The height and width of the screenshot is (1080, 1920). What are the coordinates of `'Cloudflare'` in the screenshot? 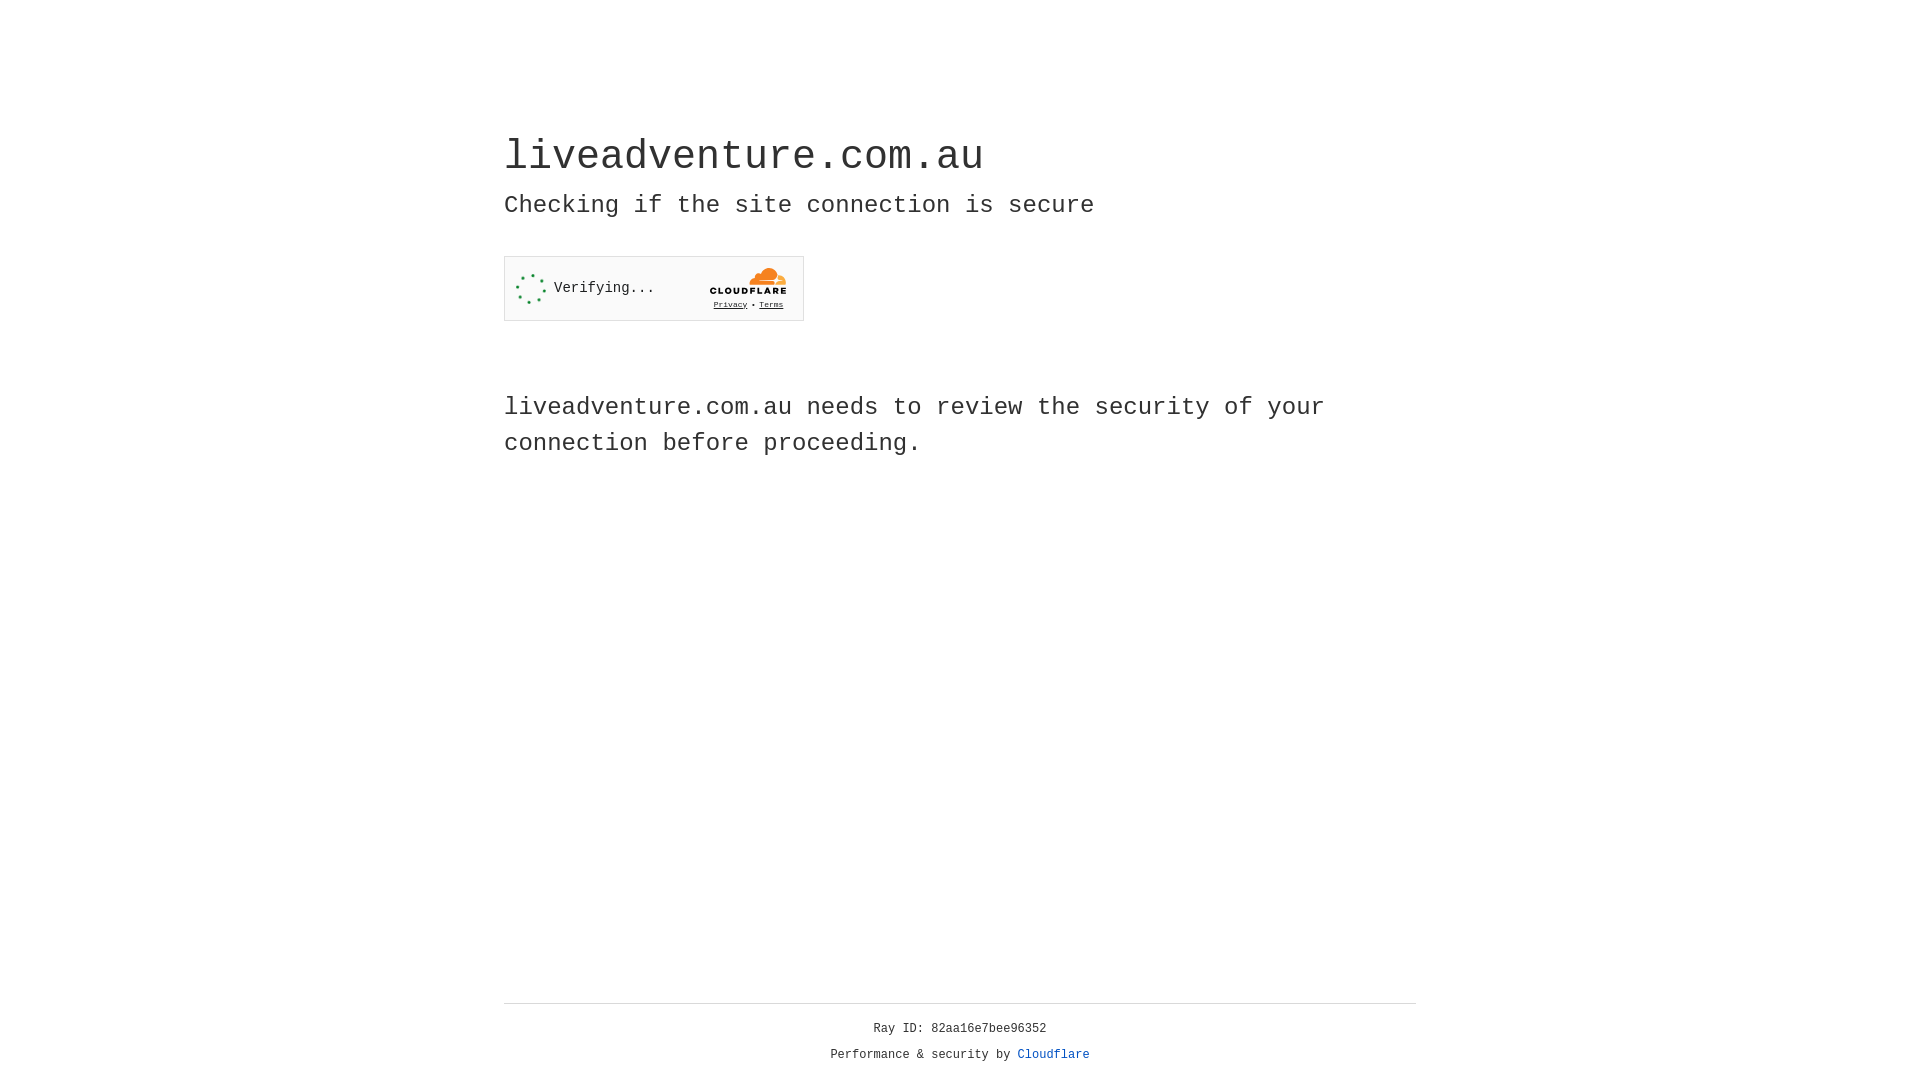 It's located at (1053, 1054).